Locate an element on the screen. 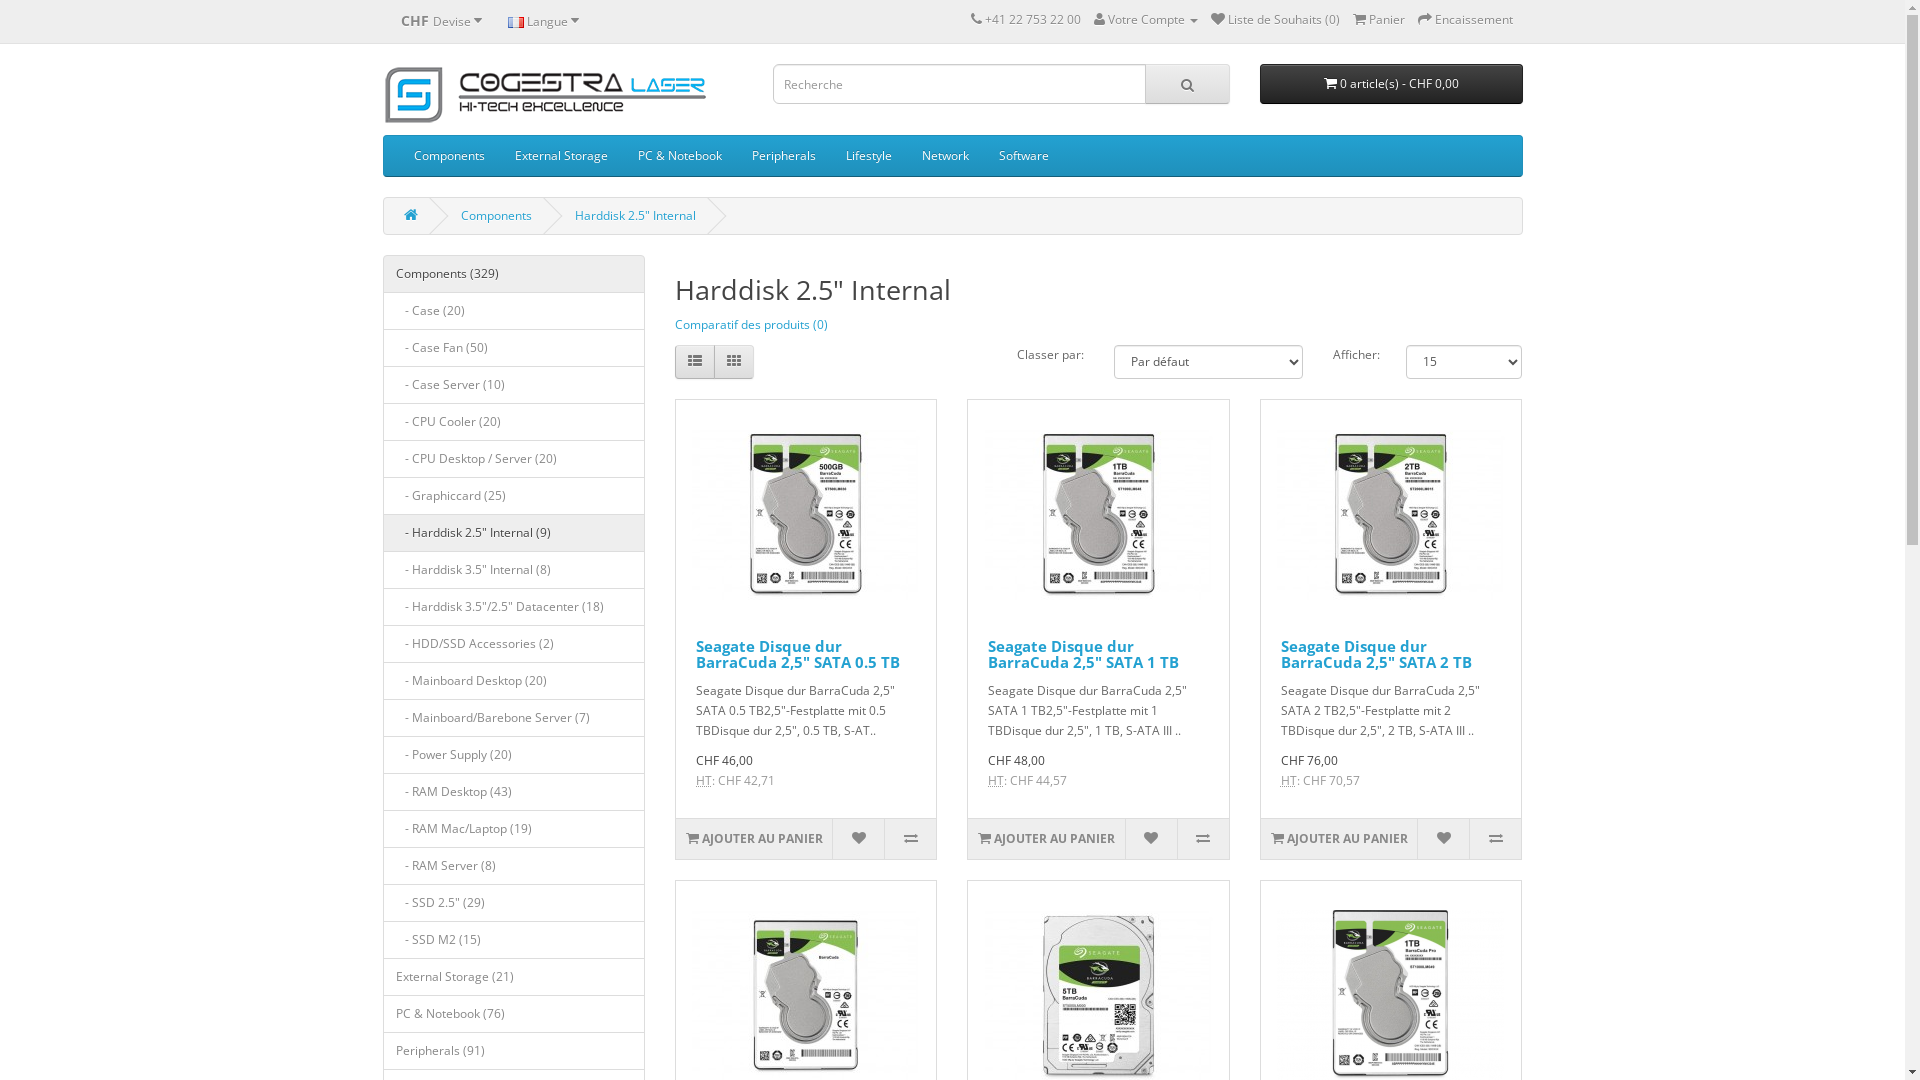 This screenshot has width=1920, height=1080. 'Harddisk 2.5" Internal' is located at coordinates (573, 215).